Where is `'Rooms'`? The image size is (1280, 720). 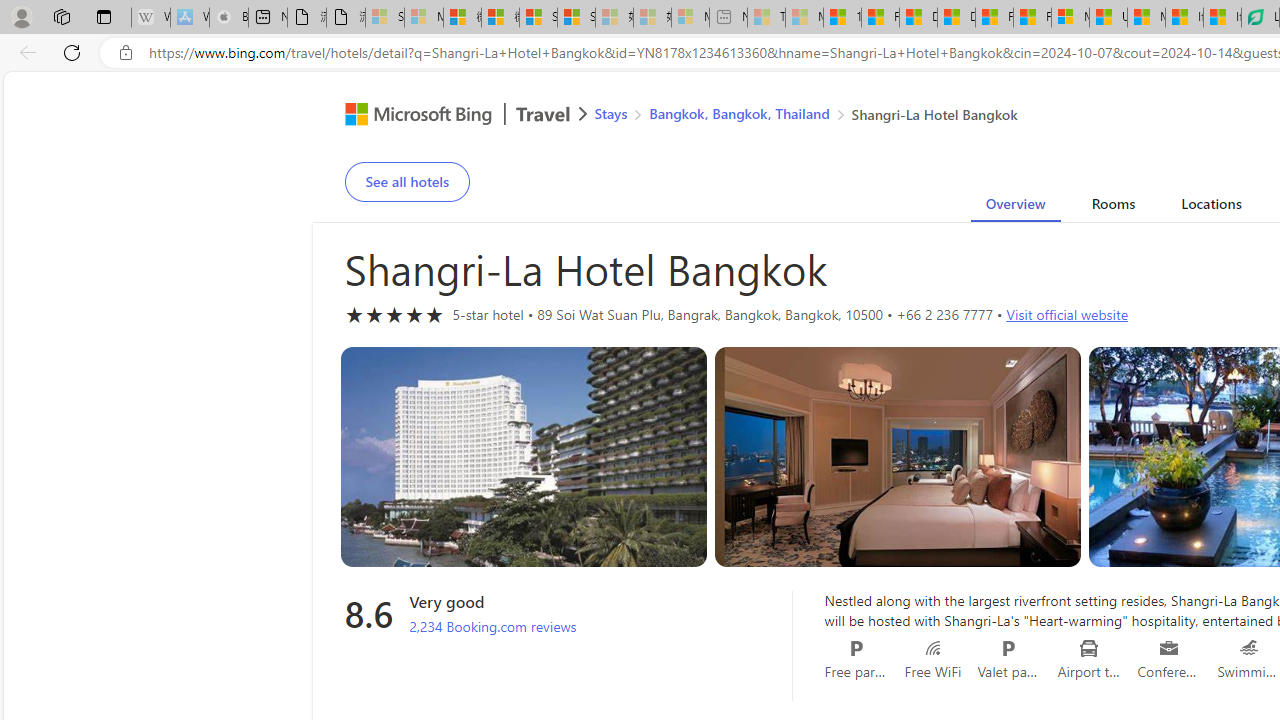 'Rooms' is located at coordinates (1111, 207).